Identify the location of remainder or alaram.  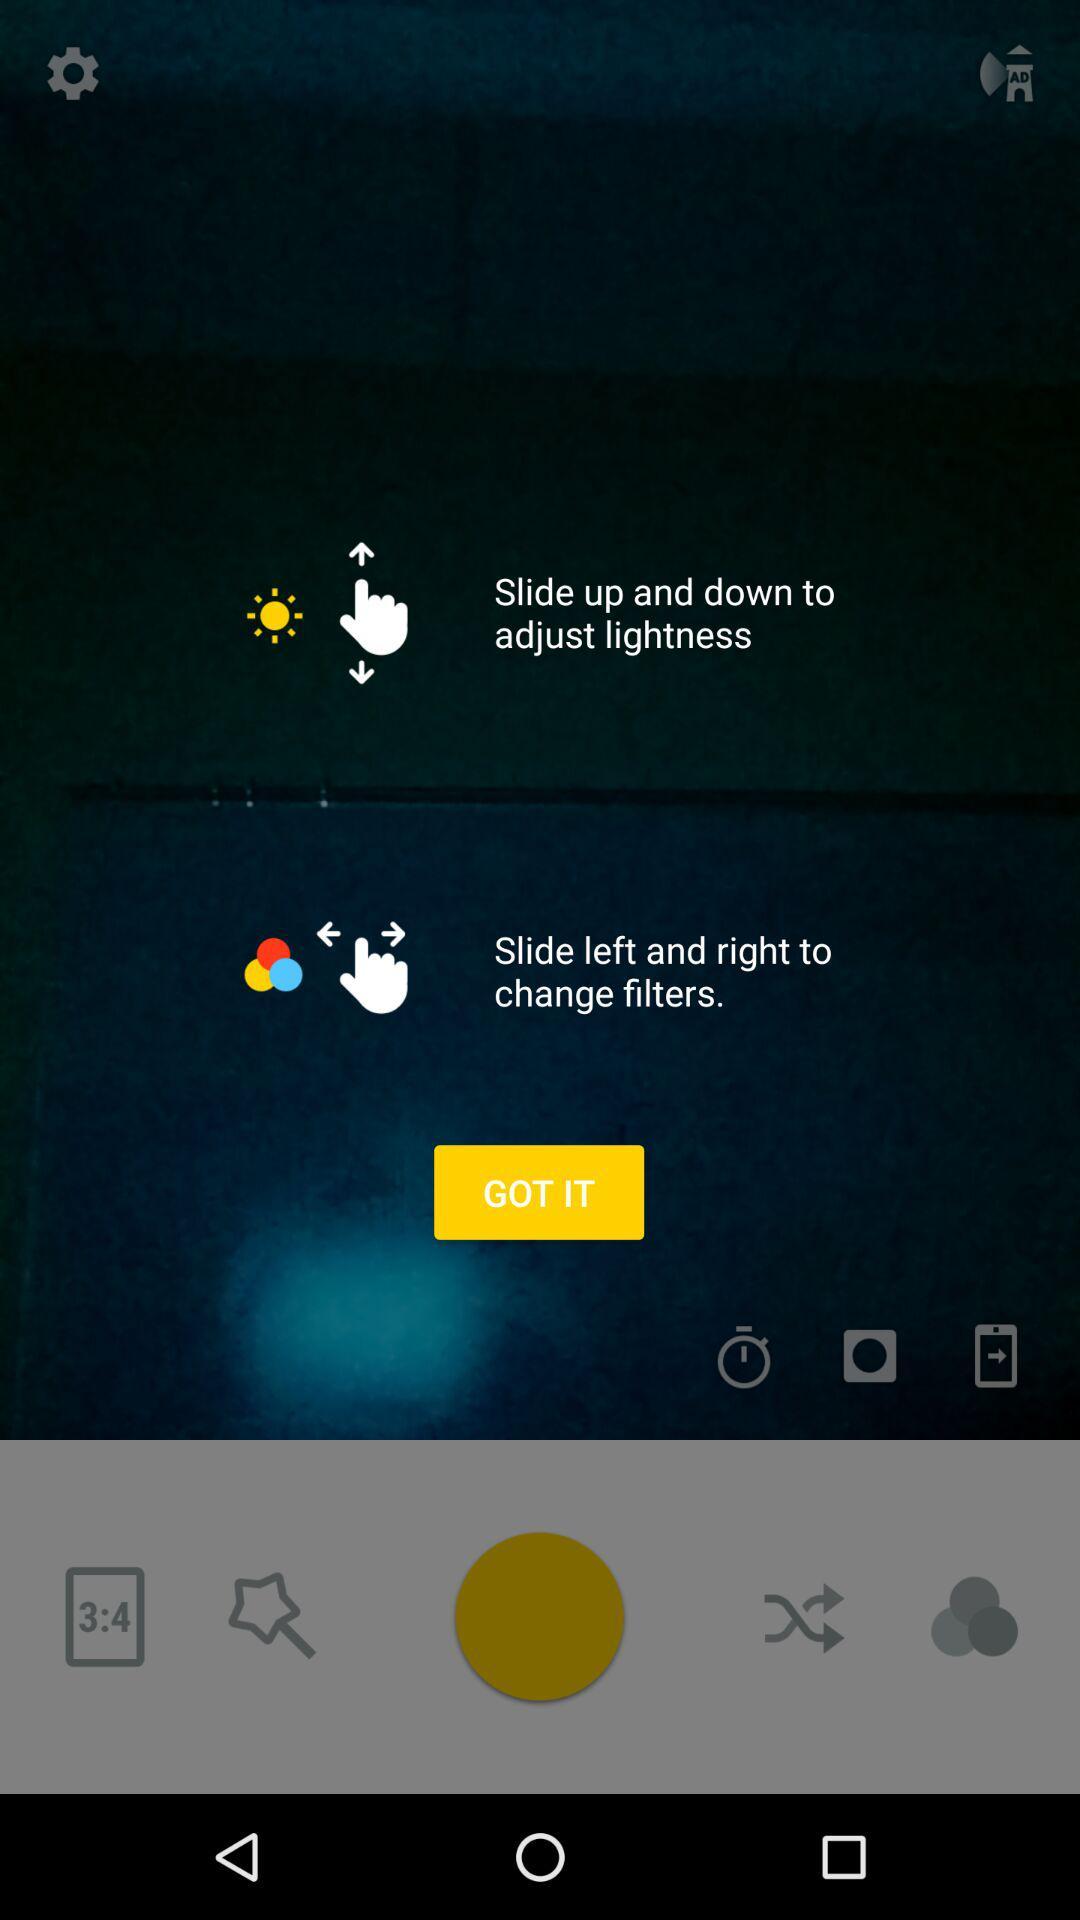
(744, 1356).